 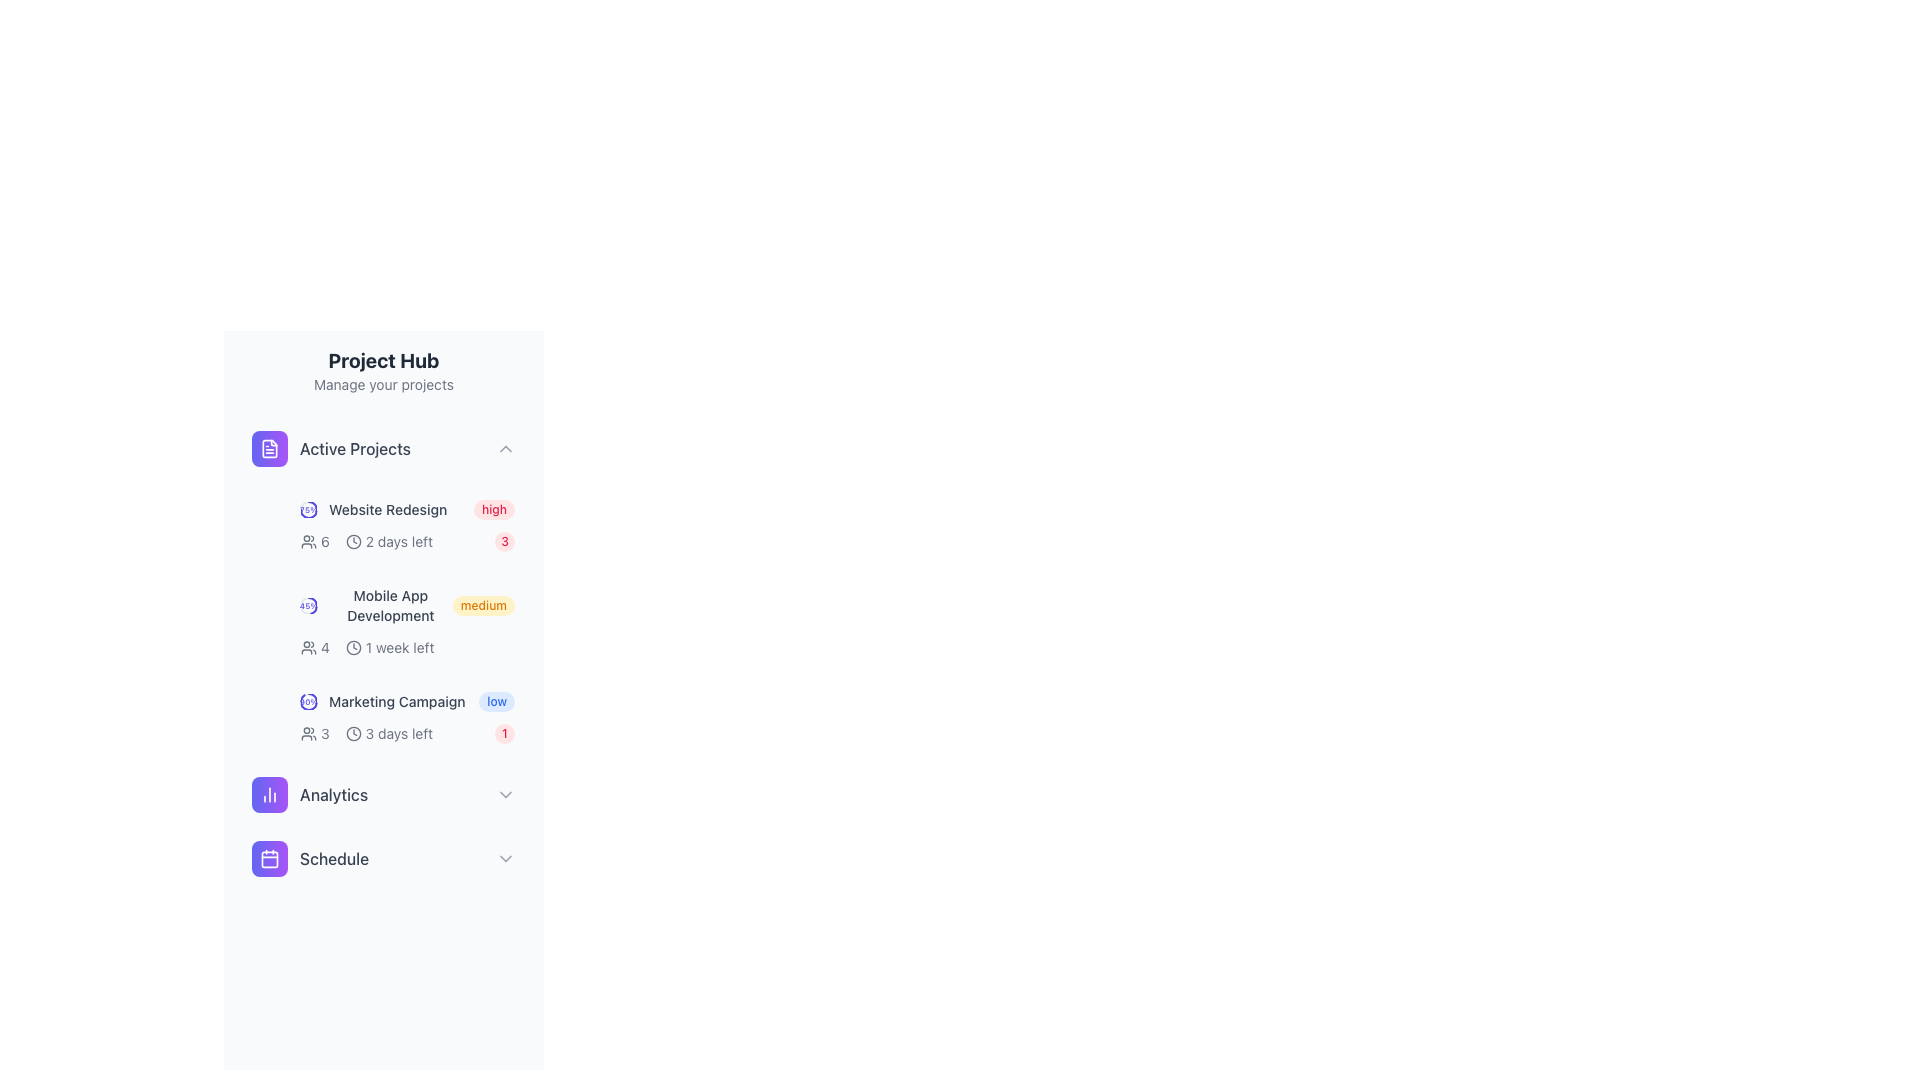 What do you see at coordinates (384, 447) in the screenshot?
I see `the 'Active Projects' button located just below the 'Project Hub' heading` at bounding box center [384, 447].